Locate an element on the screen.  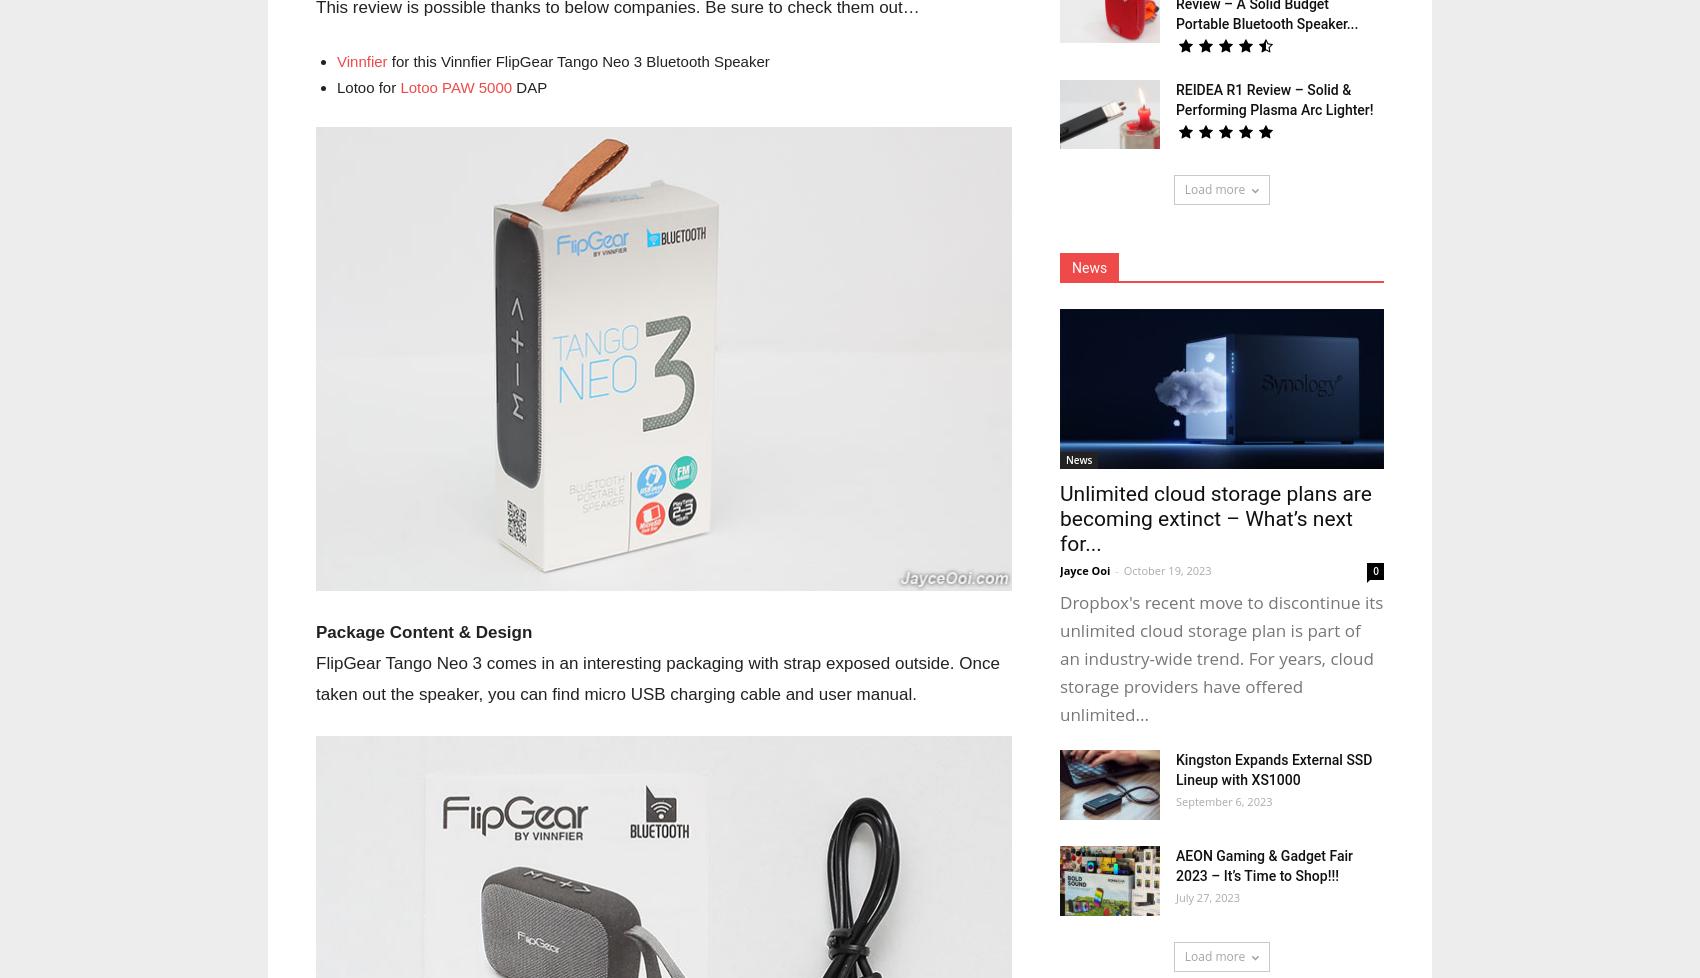
'Lotoo for' is located at coordinates (367, 87).